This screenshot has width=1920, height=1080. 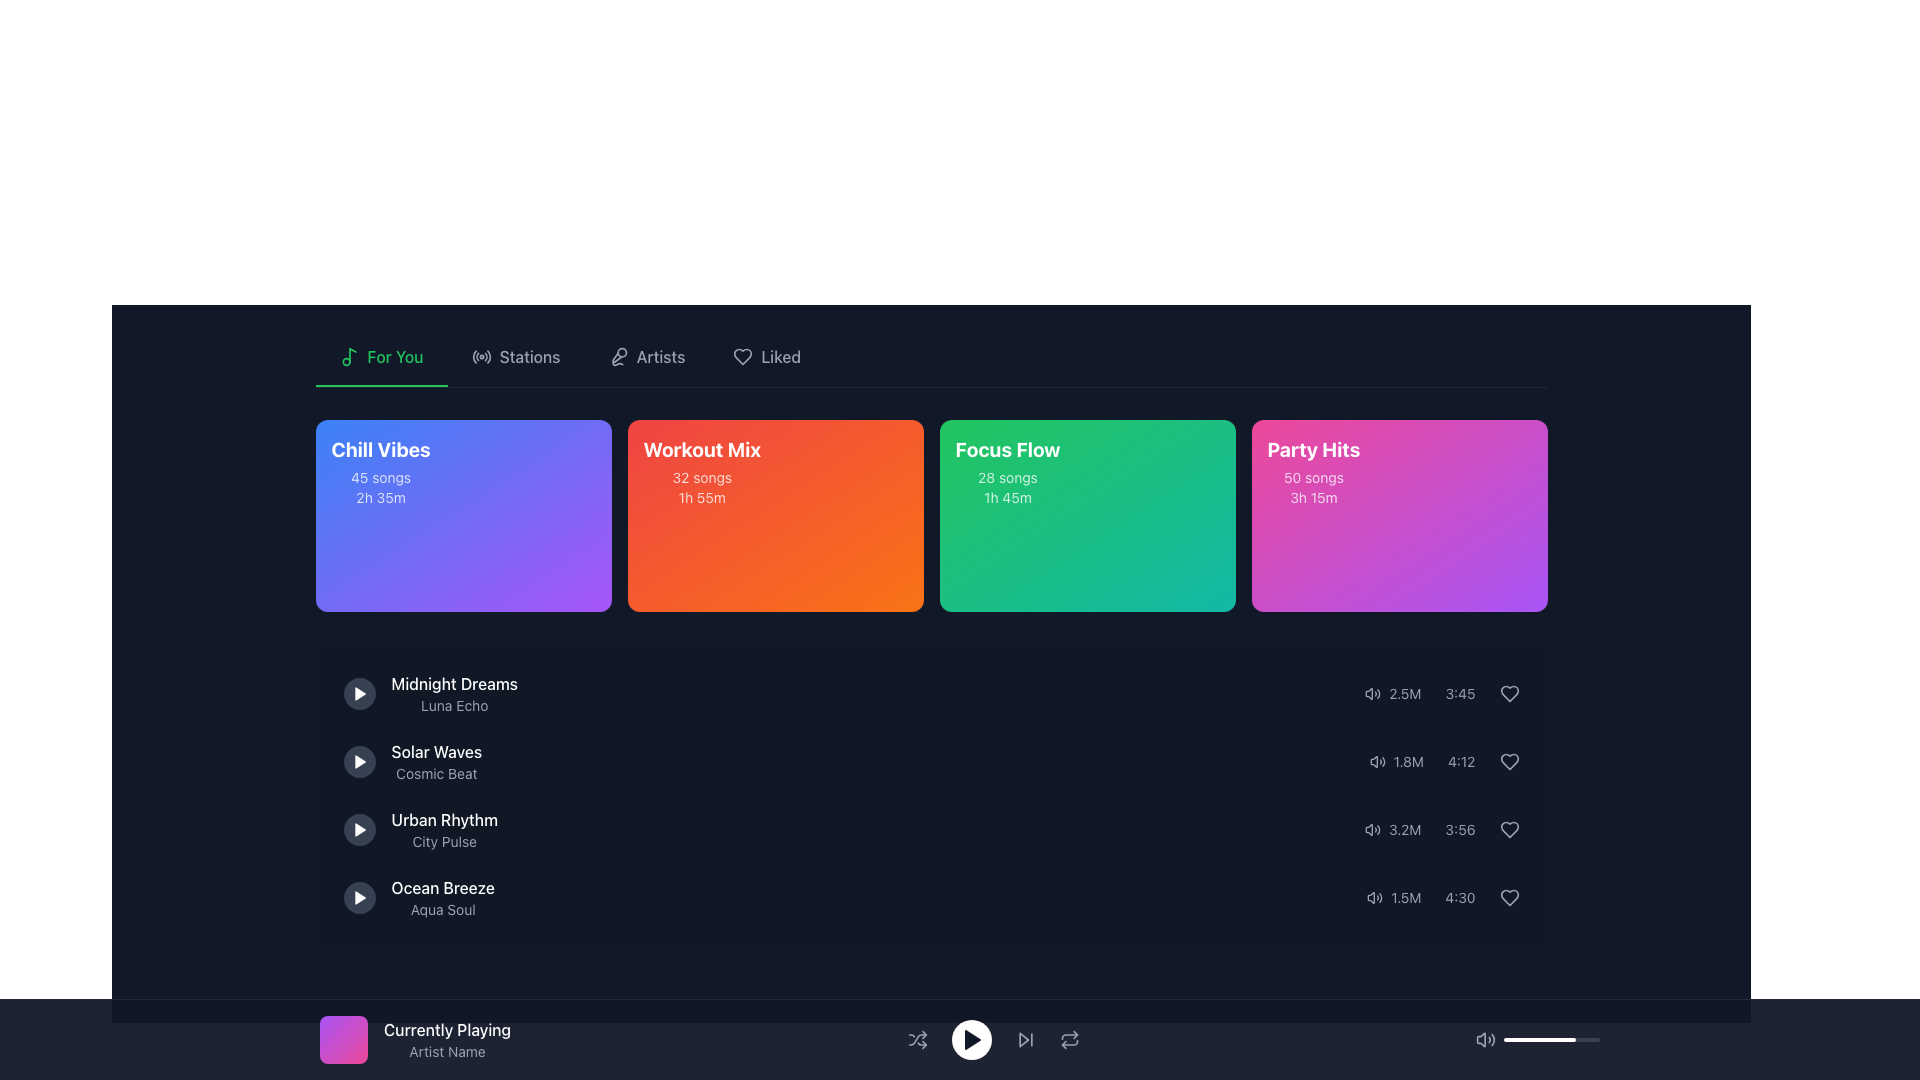 What do you see at coordinates (418, 897) in the screenshot?
I see `the text label displaying the title and subtitle of the music track located in the middle of the left column under the 'For You' section, which is the fourth item in the list` at bounding box center [418, 897].